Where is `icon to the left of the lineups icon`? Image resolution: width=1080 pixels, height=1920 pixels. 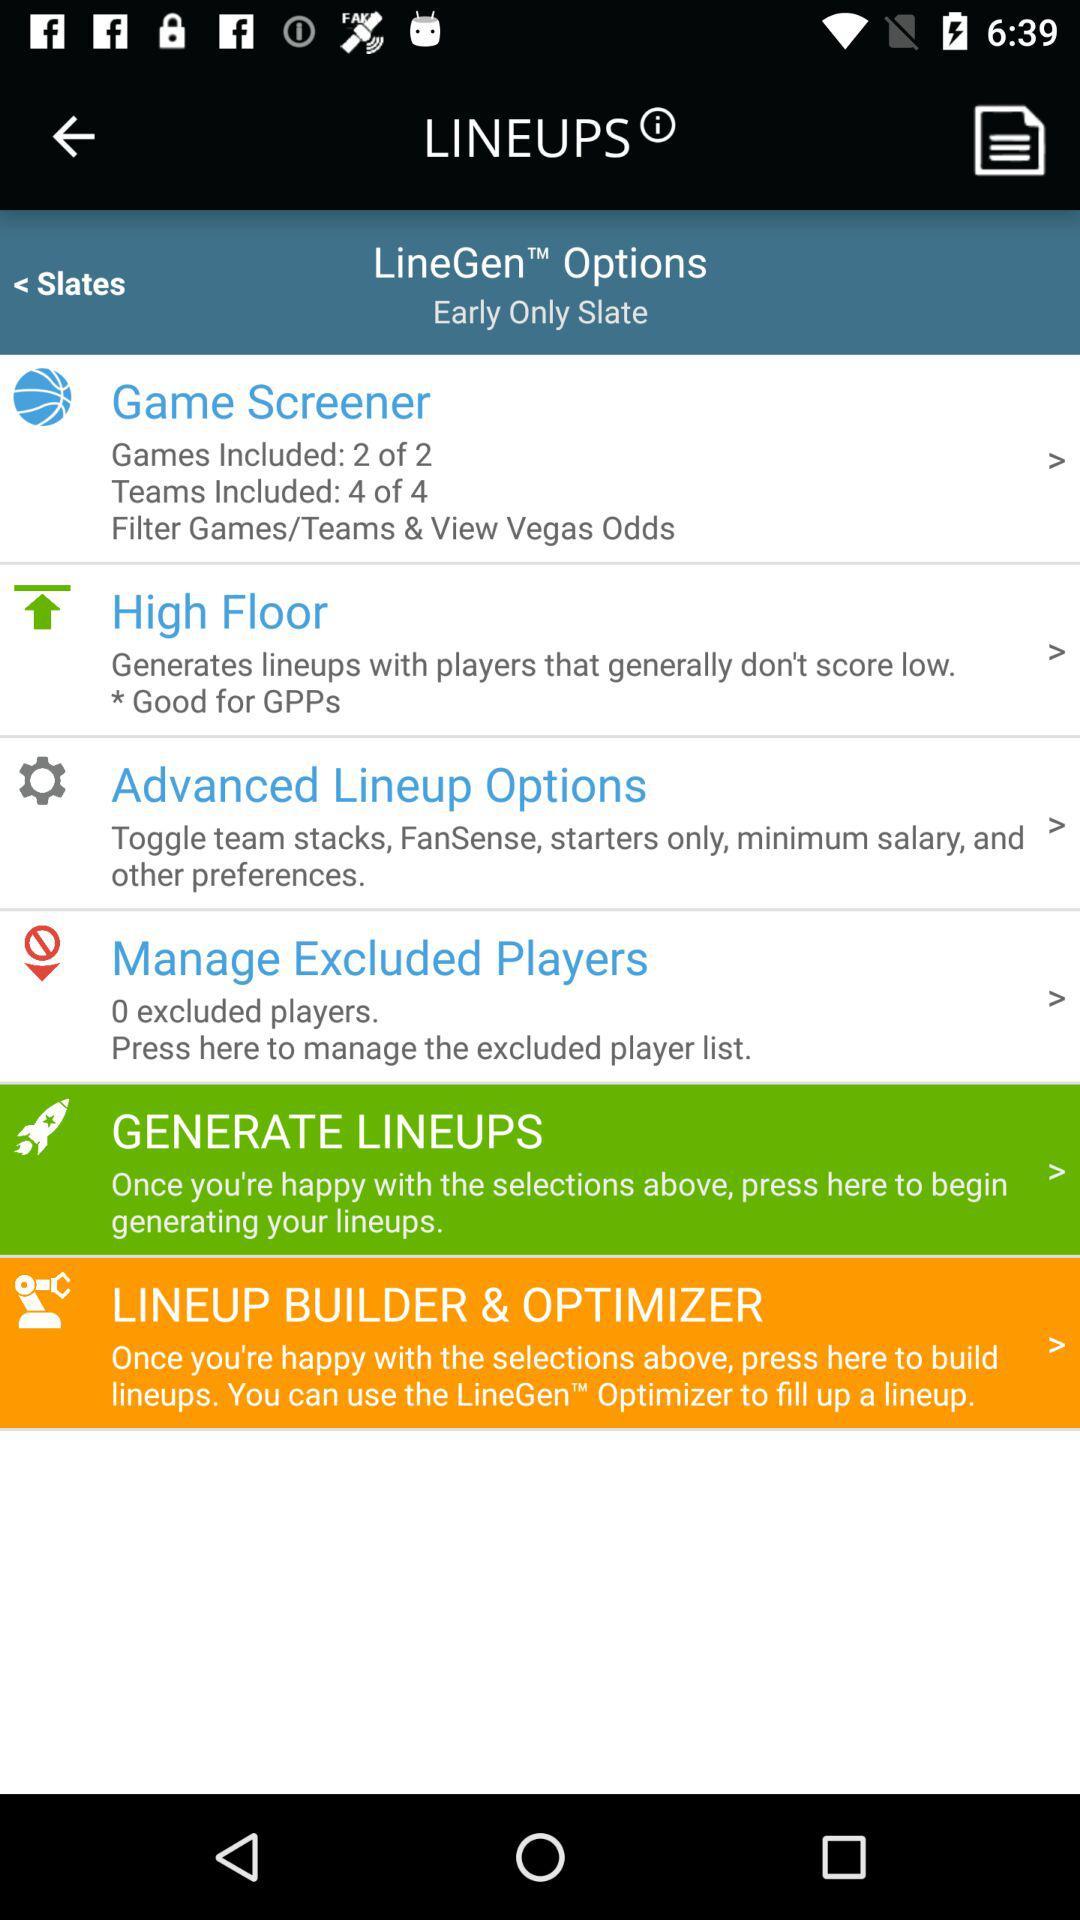 icon to the left of the lineups icon is located at coordinates (72, 135).